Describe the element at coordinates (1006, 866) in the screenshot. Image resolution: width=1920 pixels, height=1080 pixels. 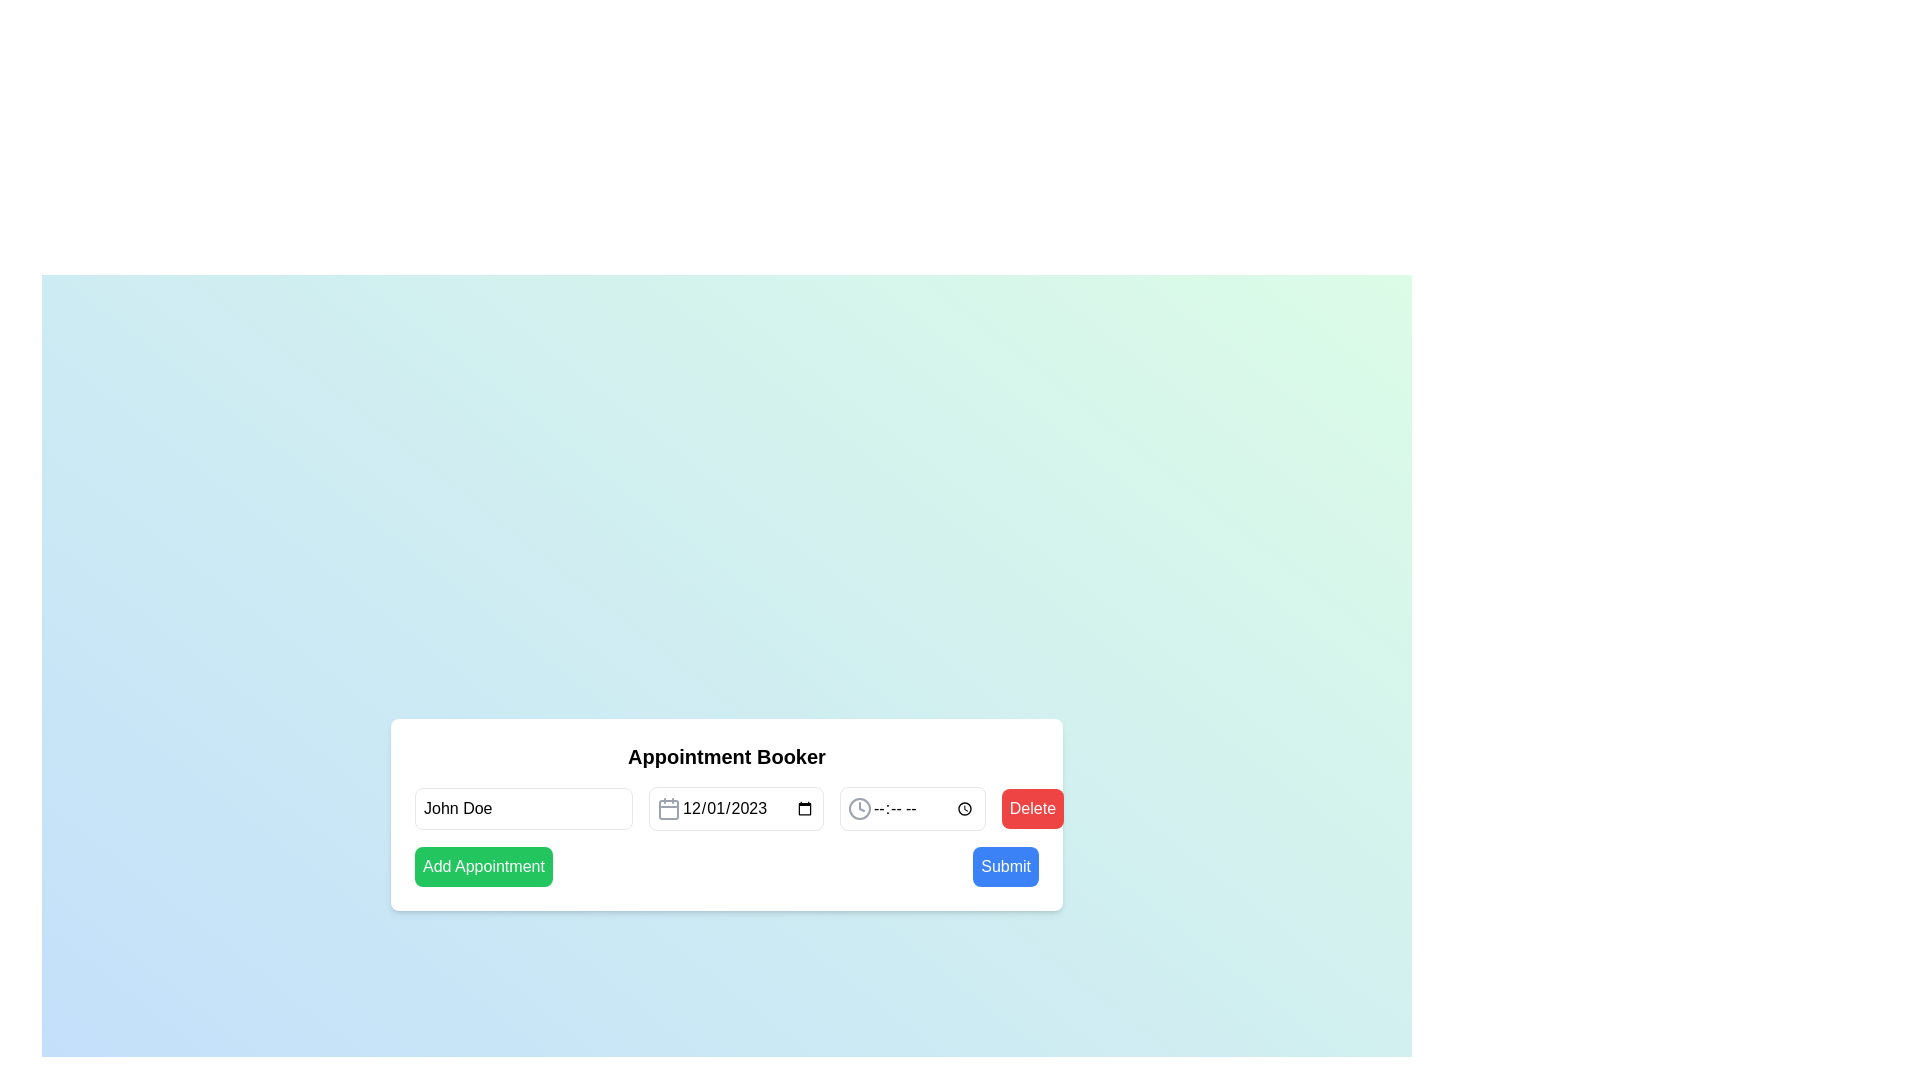
I see `the submit button located in the bottom-right corner of the interface to finalize the form submission` at that location.